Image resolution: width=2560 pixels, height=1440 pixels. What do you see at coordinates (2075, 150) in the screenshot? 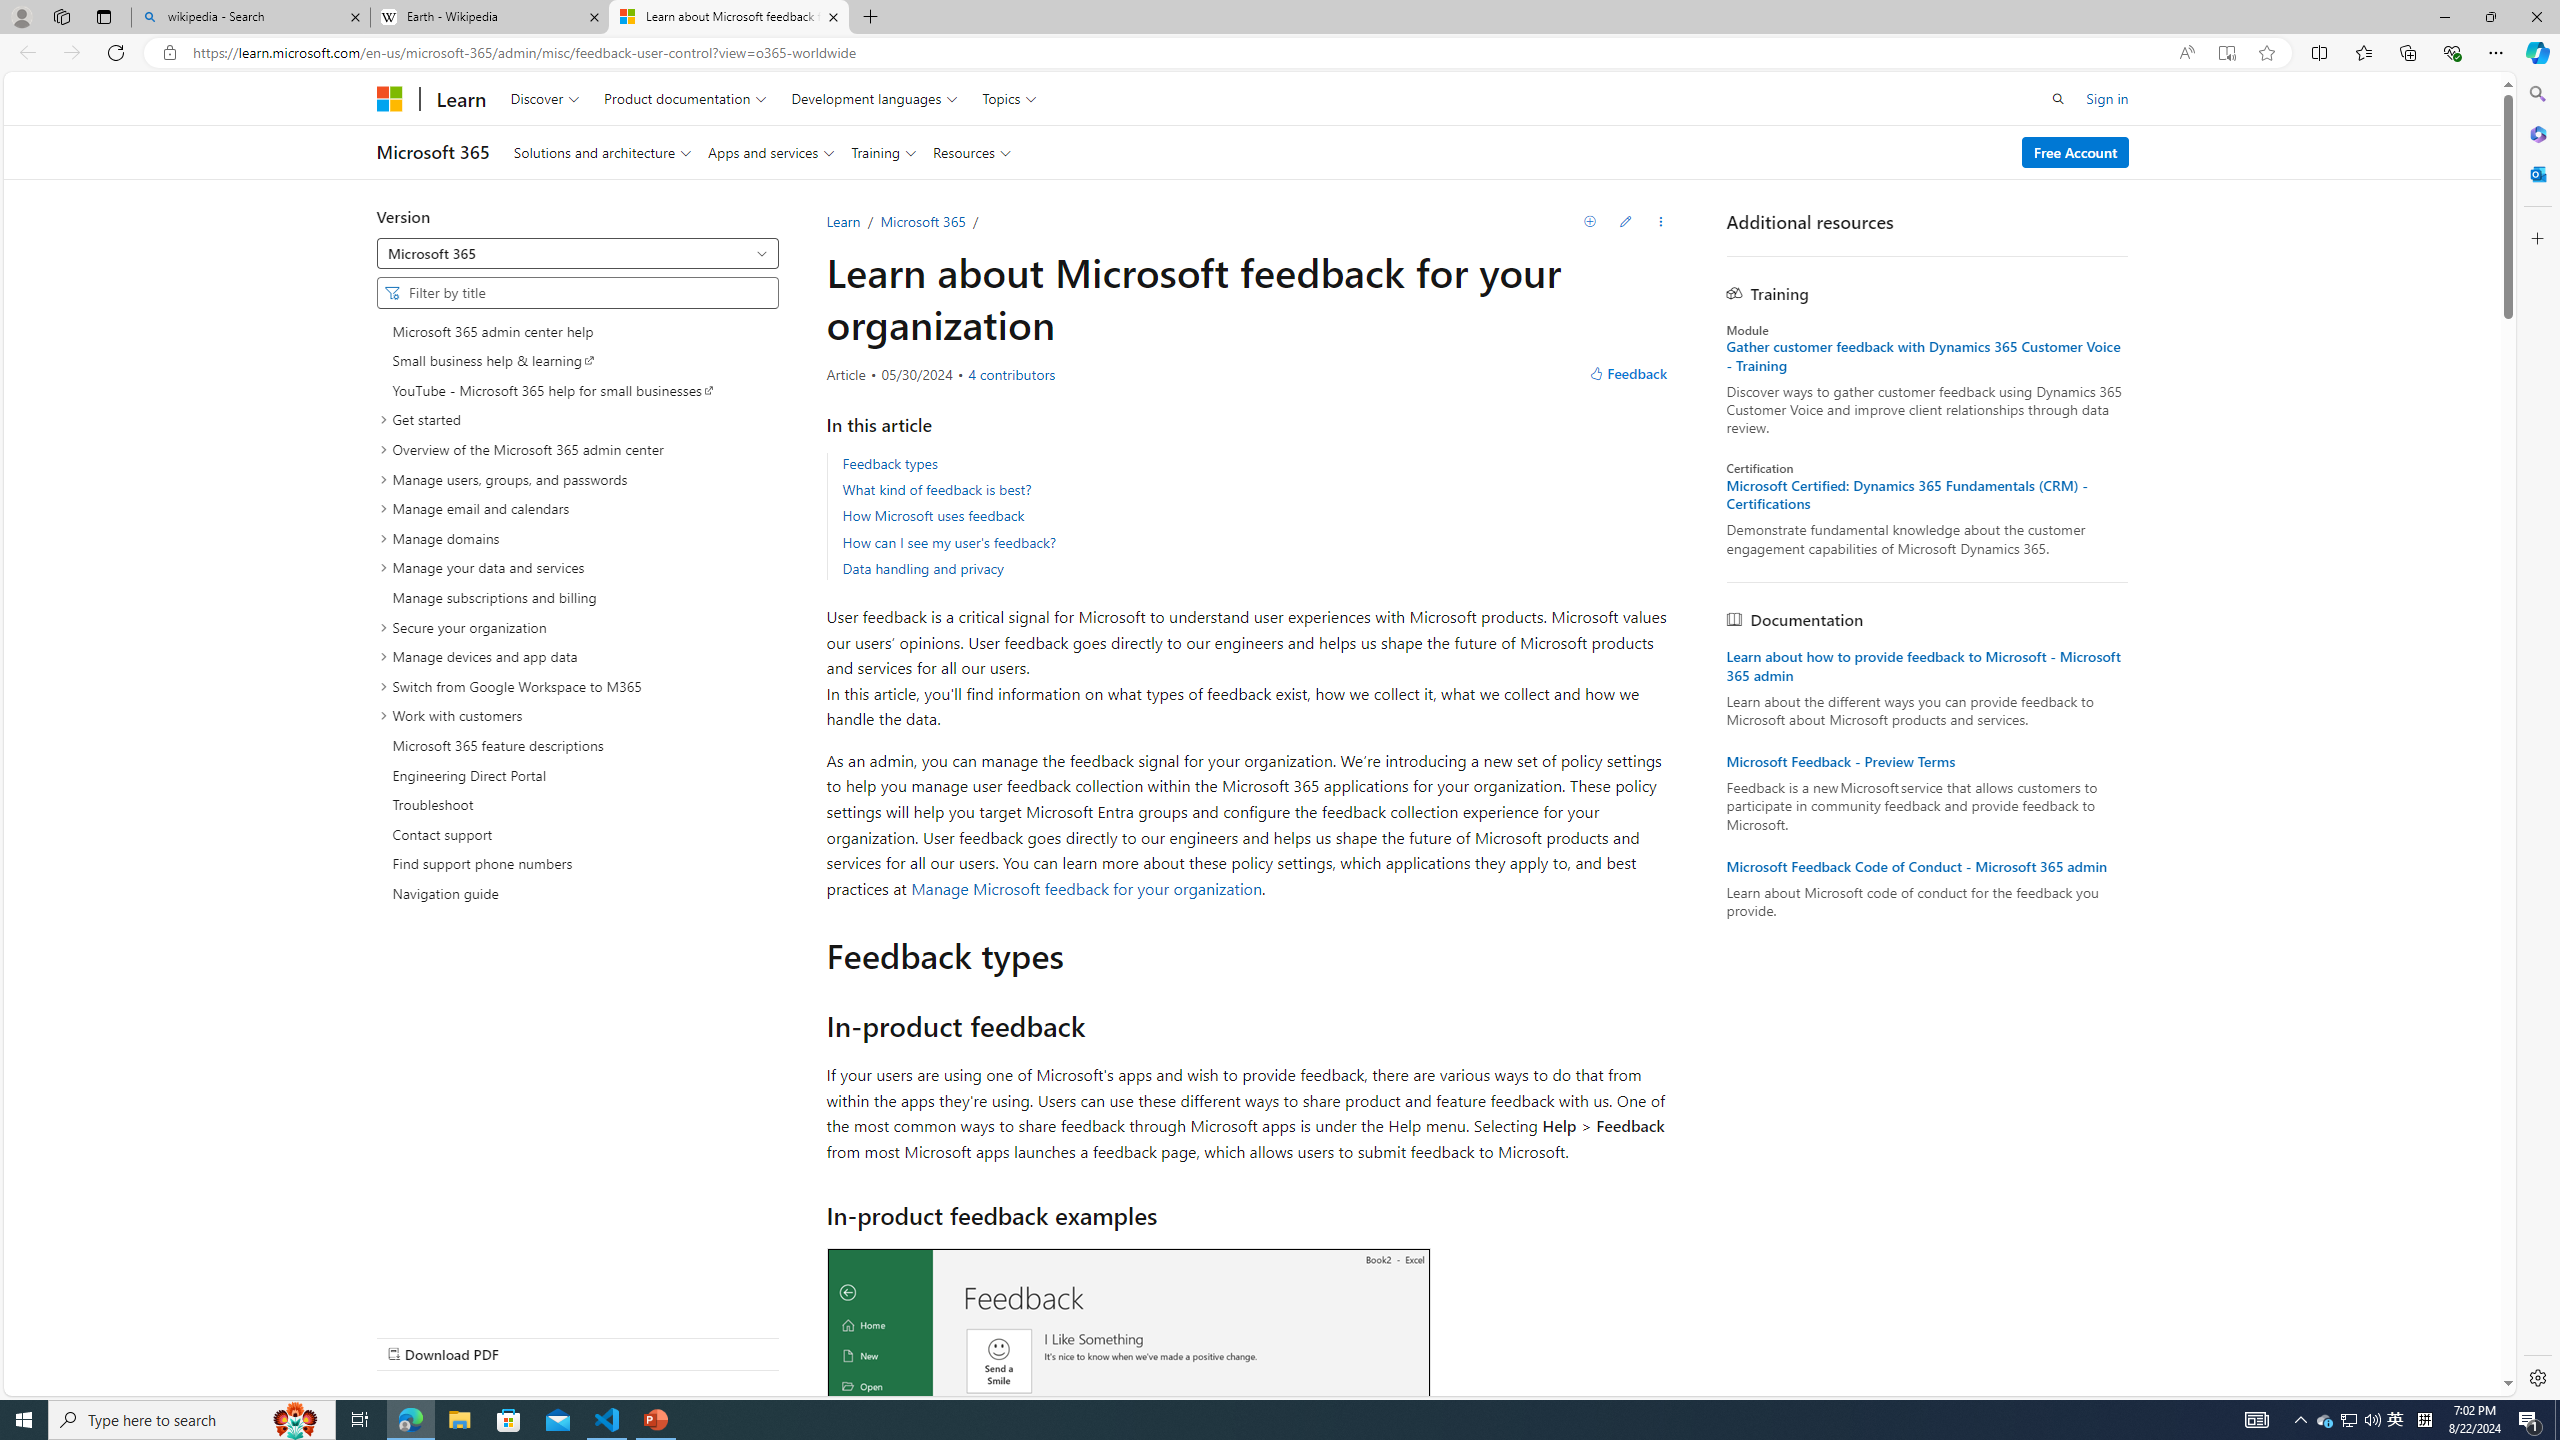
I see `'Free Account'` at bounding box center [2075, 150].